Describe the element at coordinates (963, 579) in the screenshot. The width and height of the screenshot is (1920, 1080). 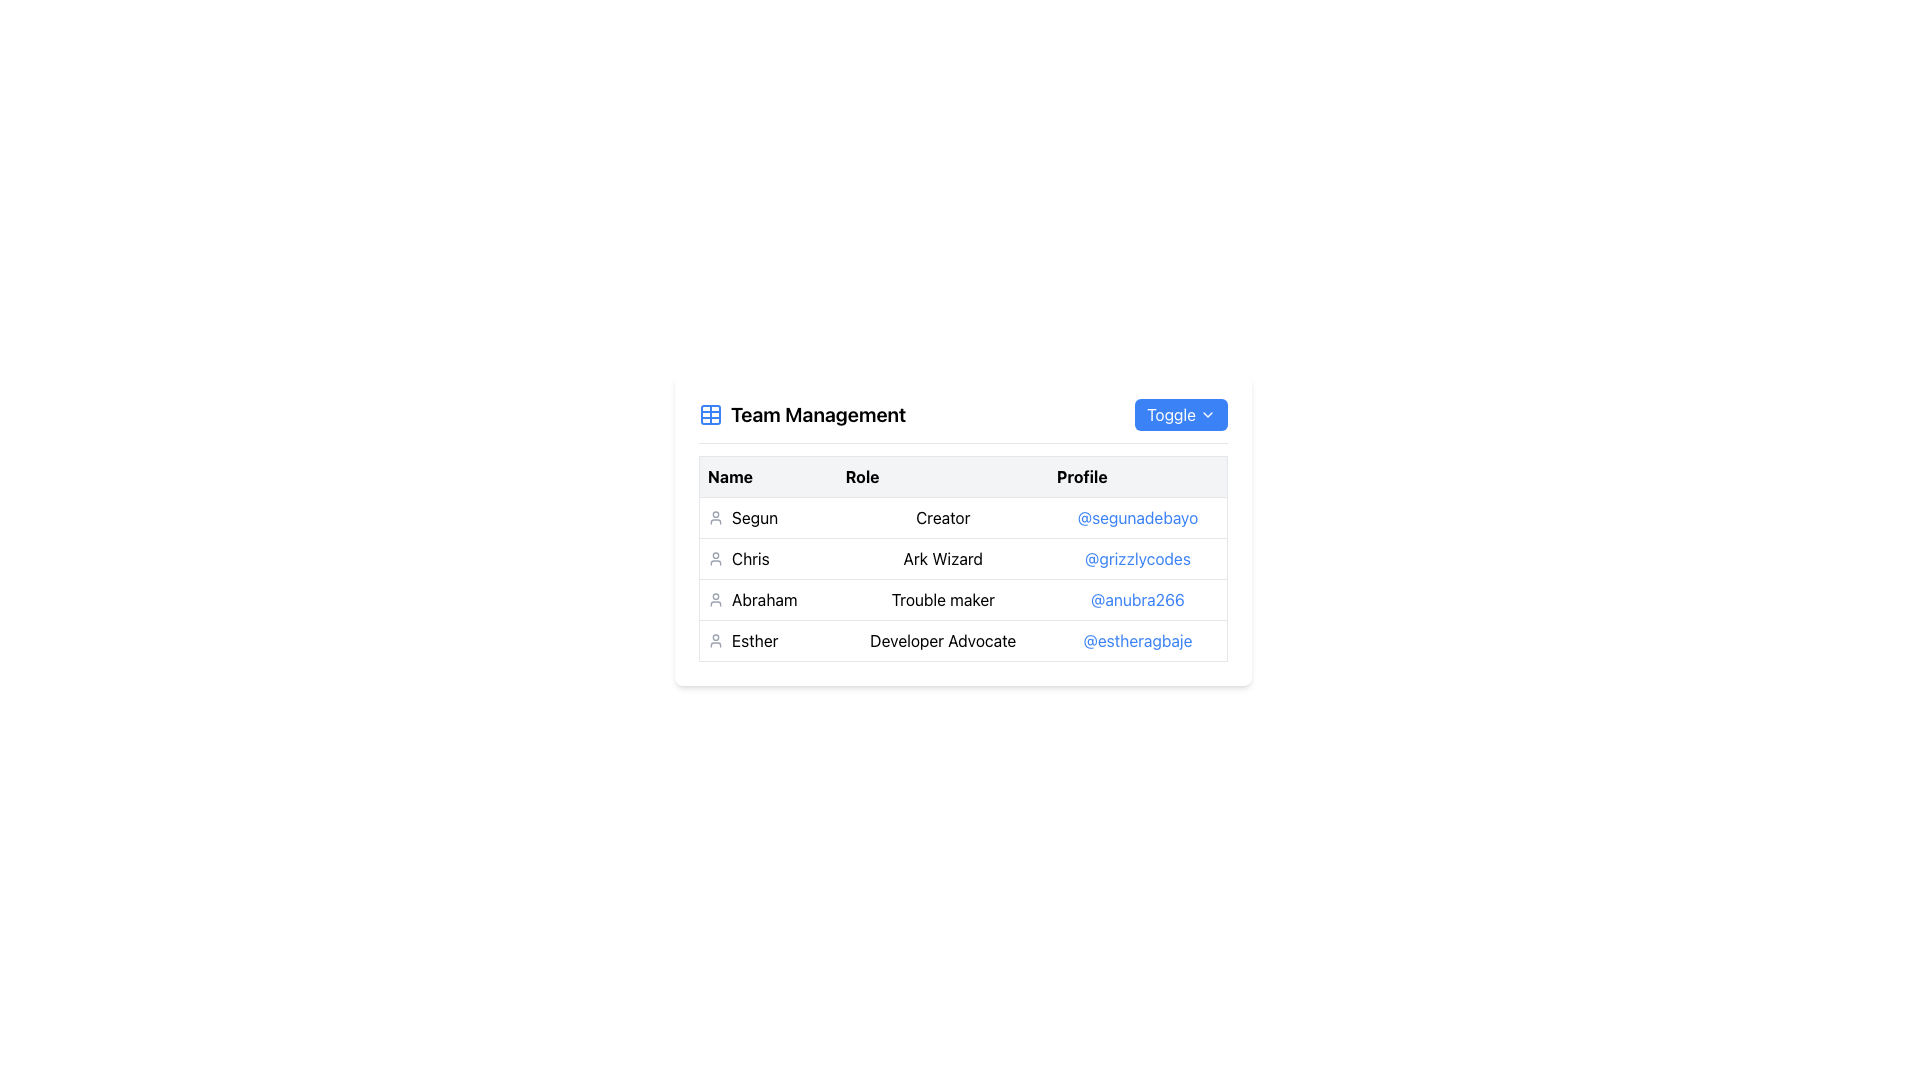
I see `the profile link in the second row of the data table` at that location.